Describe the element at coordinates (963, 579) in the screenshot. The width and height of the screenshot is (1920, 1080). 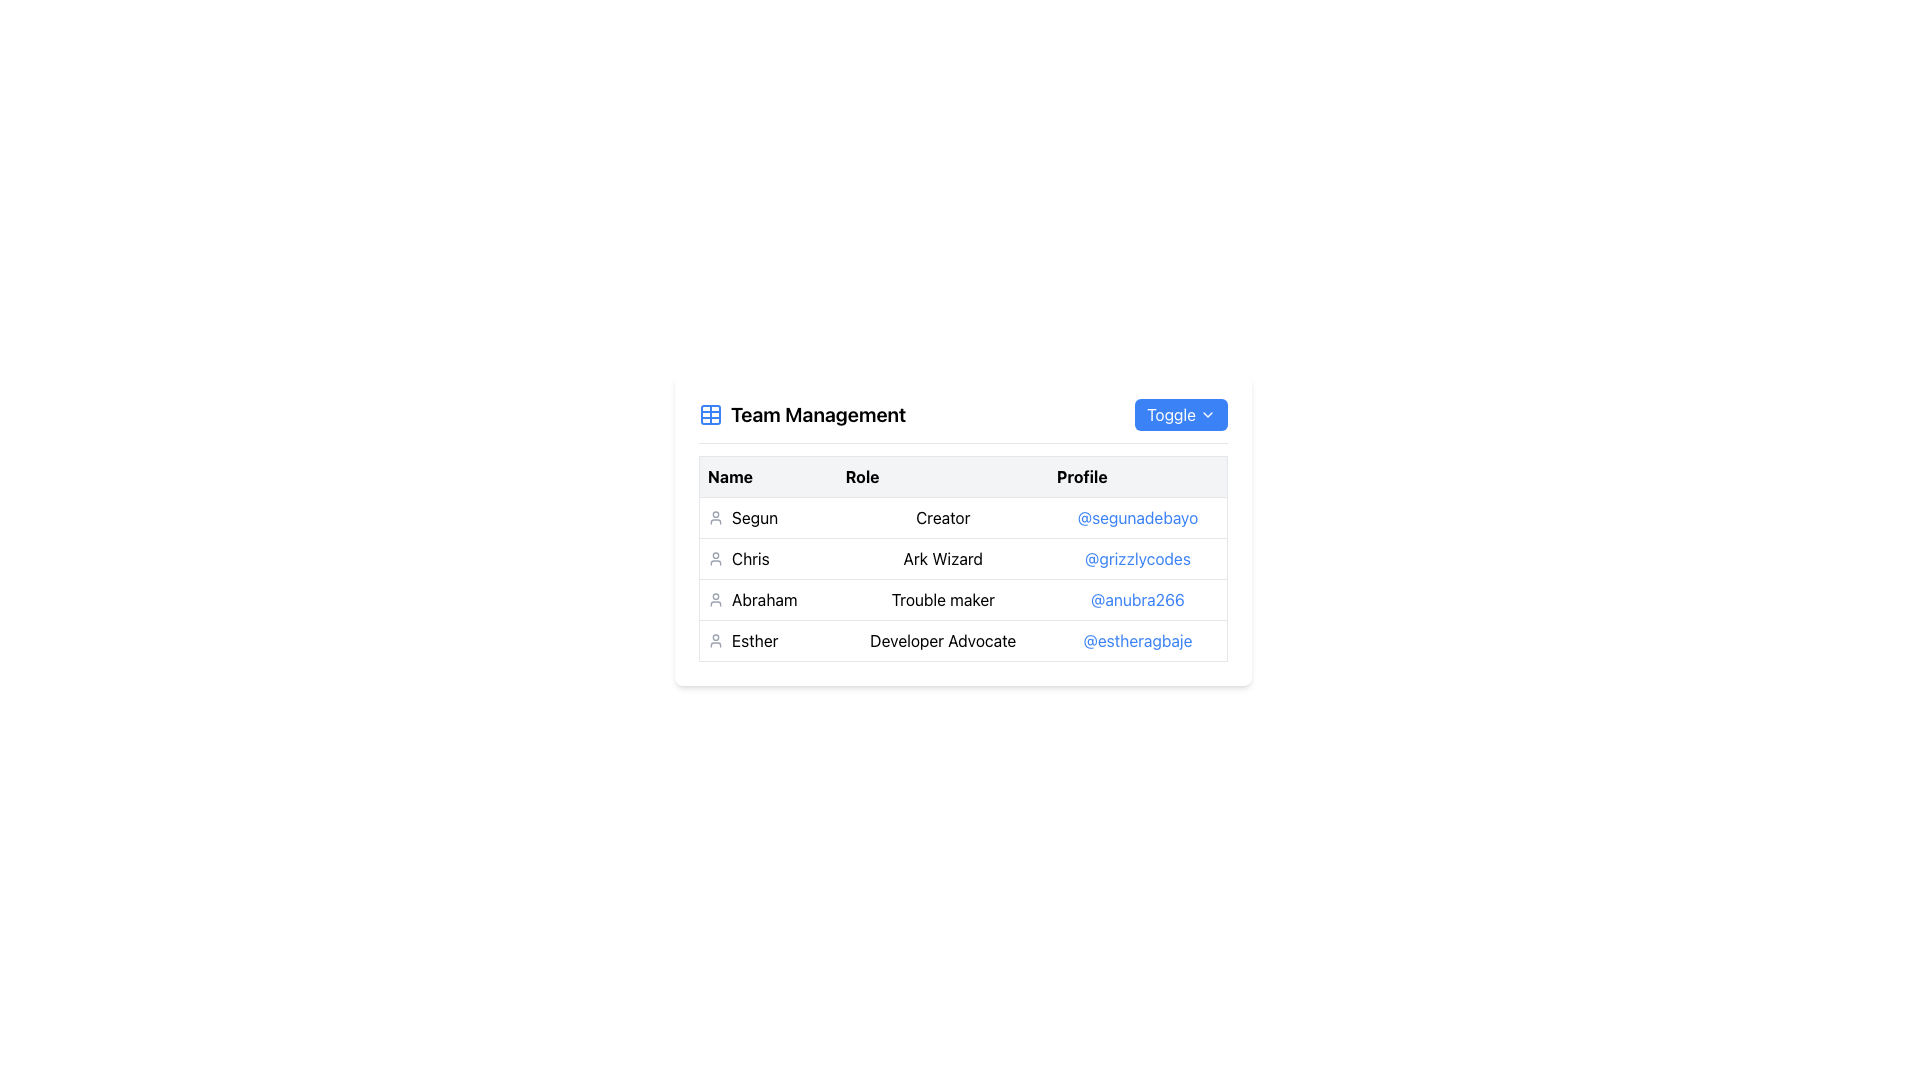
I see `the profile link in the second row of the data table` at that location.